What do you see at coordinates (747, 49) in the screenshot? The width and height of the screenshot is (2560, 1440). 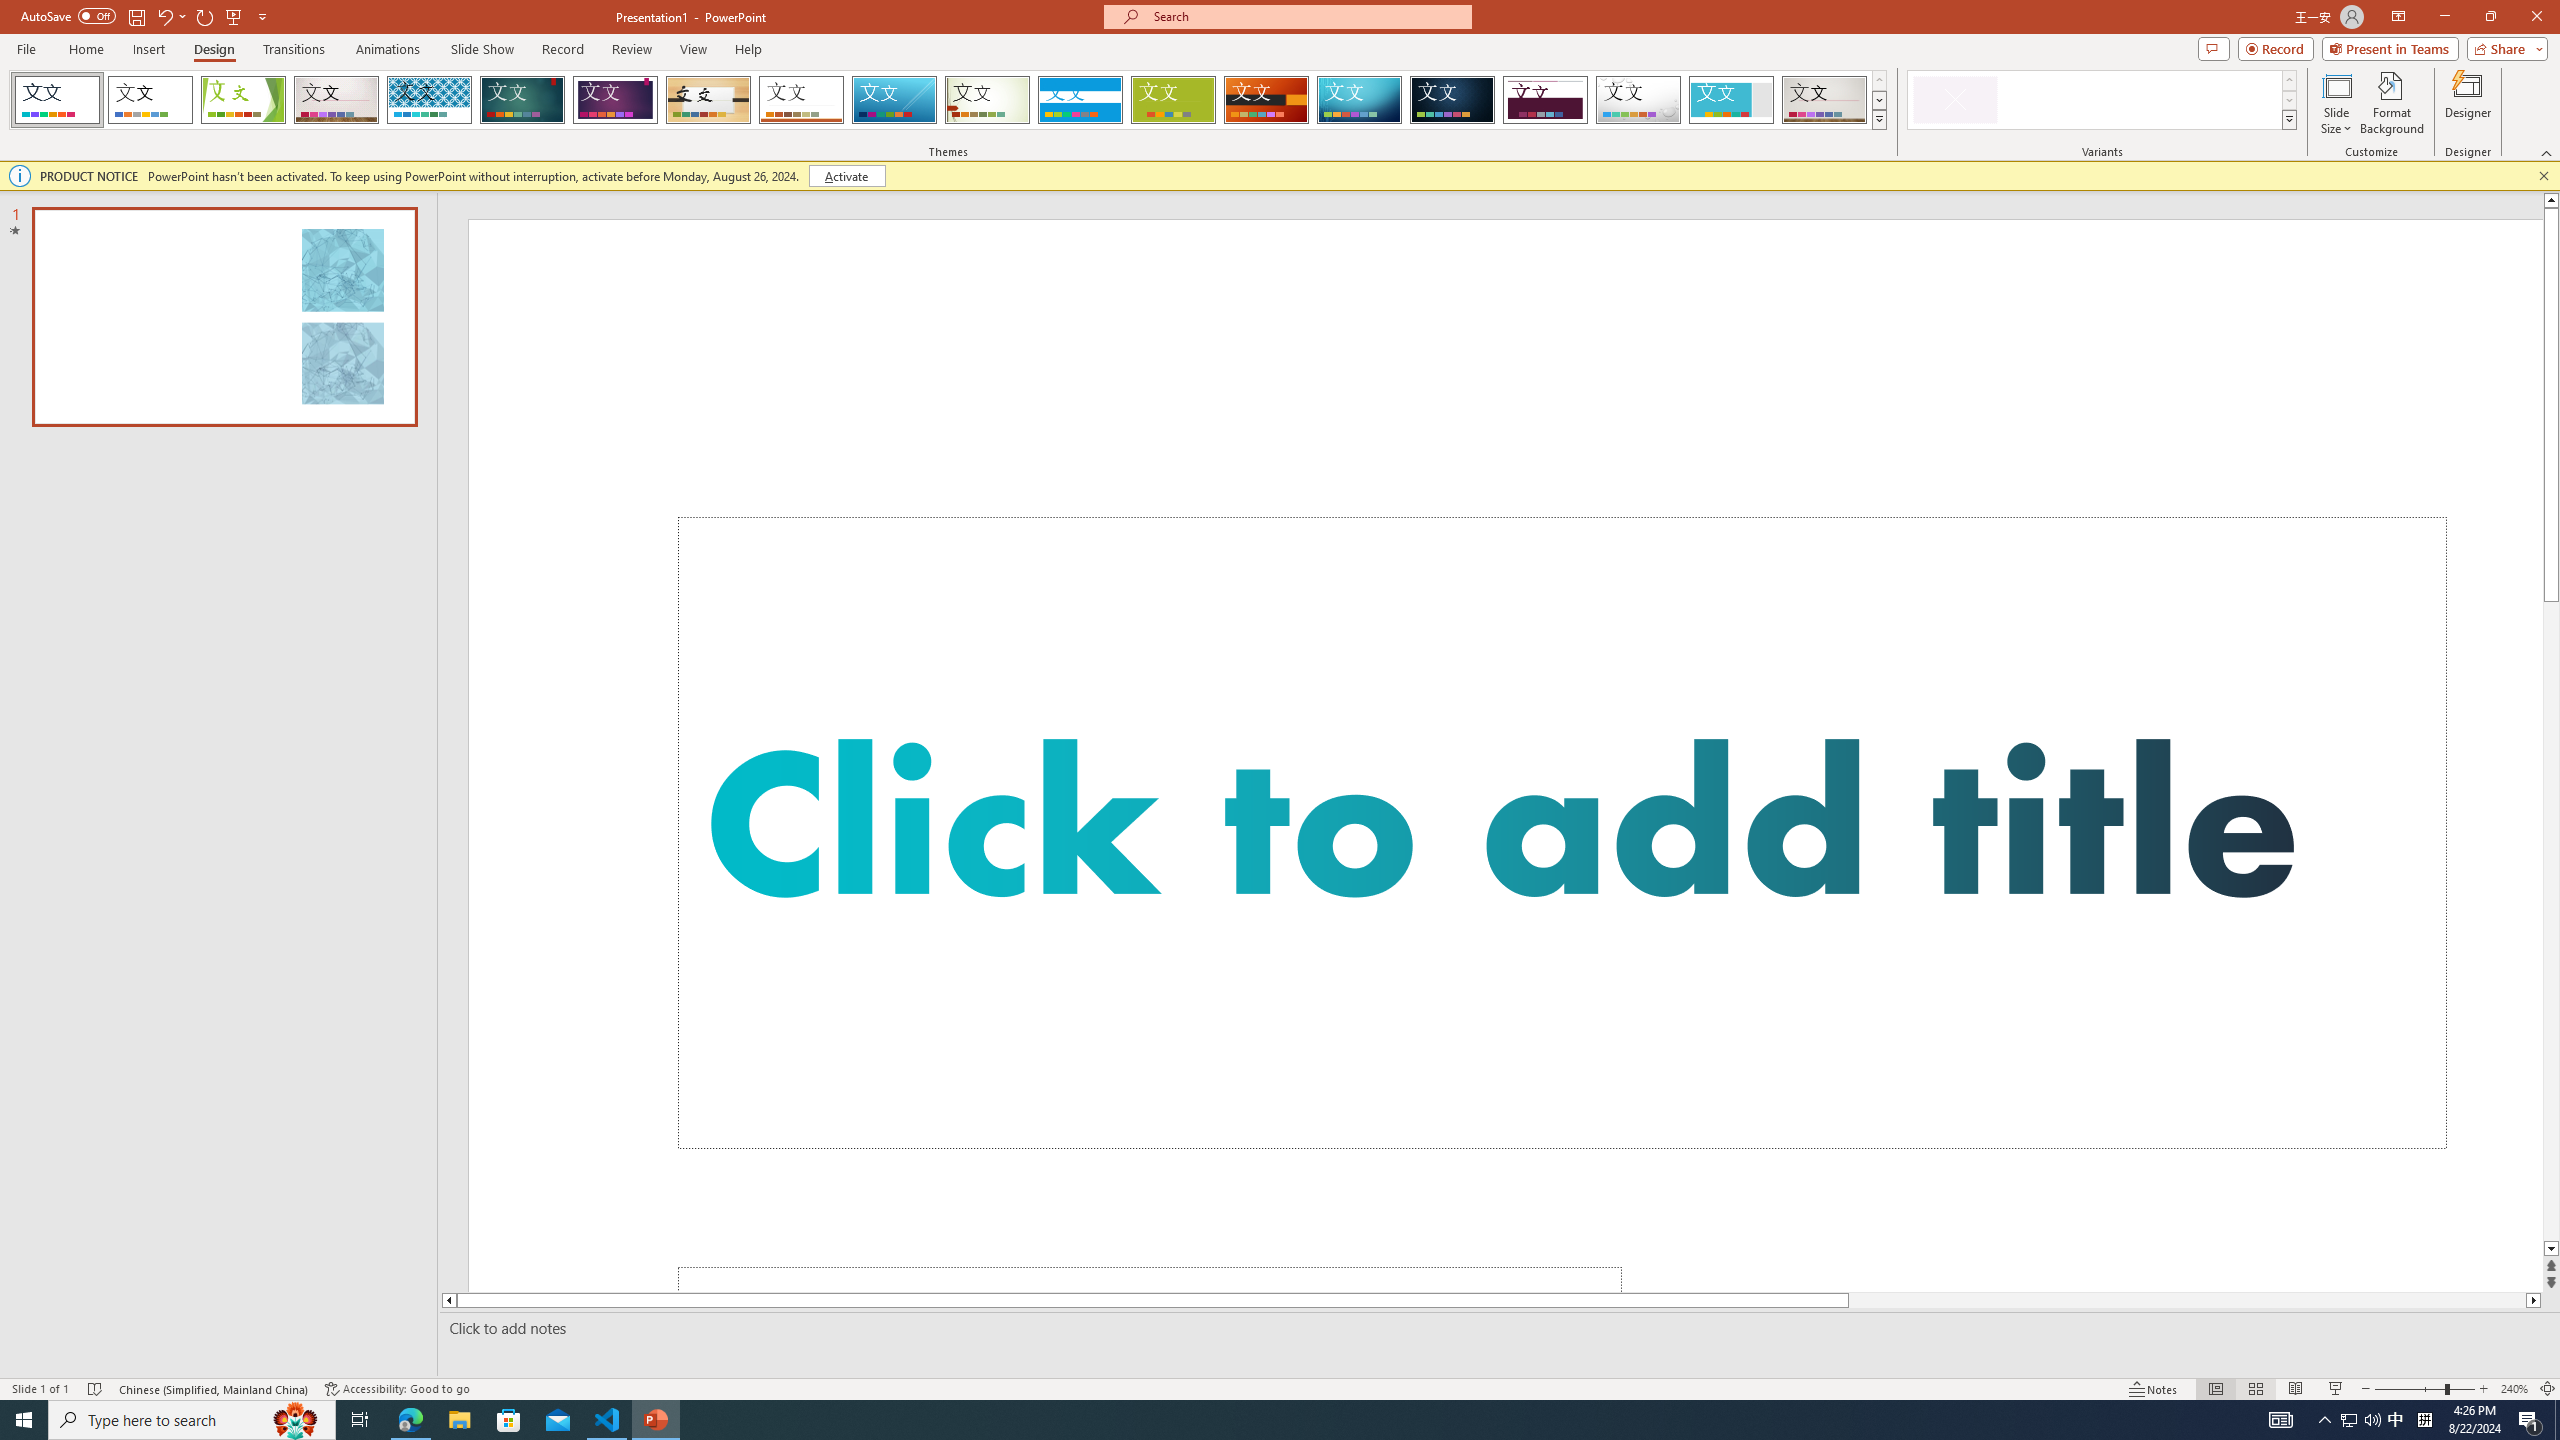 I see `'Help'` at bounding box center [747, 49].